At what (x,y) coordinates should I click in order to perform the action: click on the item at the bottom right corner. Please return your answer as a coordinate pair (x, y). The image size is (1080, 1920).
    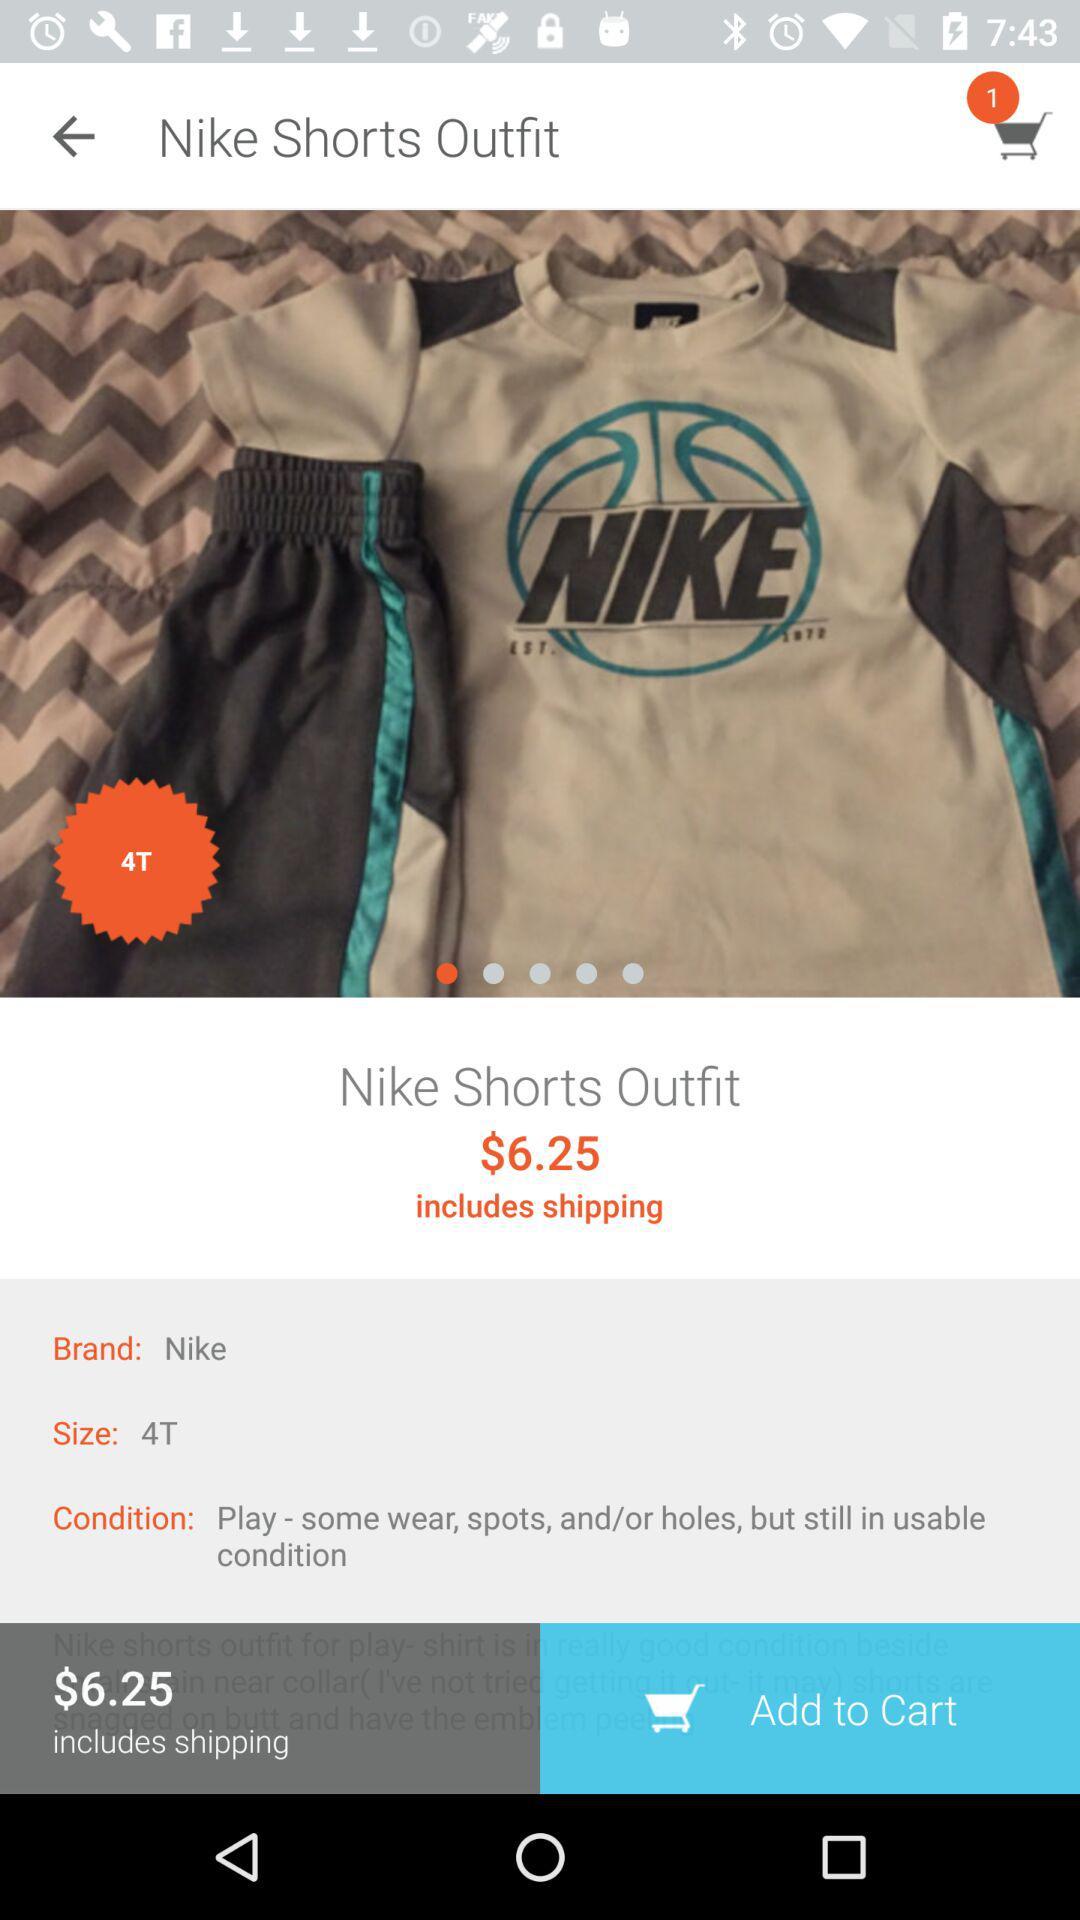
    Looking at the image, I should click on (810, 1707).